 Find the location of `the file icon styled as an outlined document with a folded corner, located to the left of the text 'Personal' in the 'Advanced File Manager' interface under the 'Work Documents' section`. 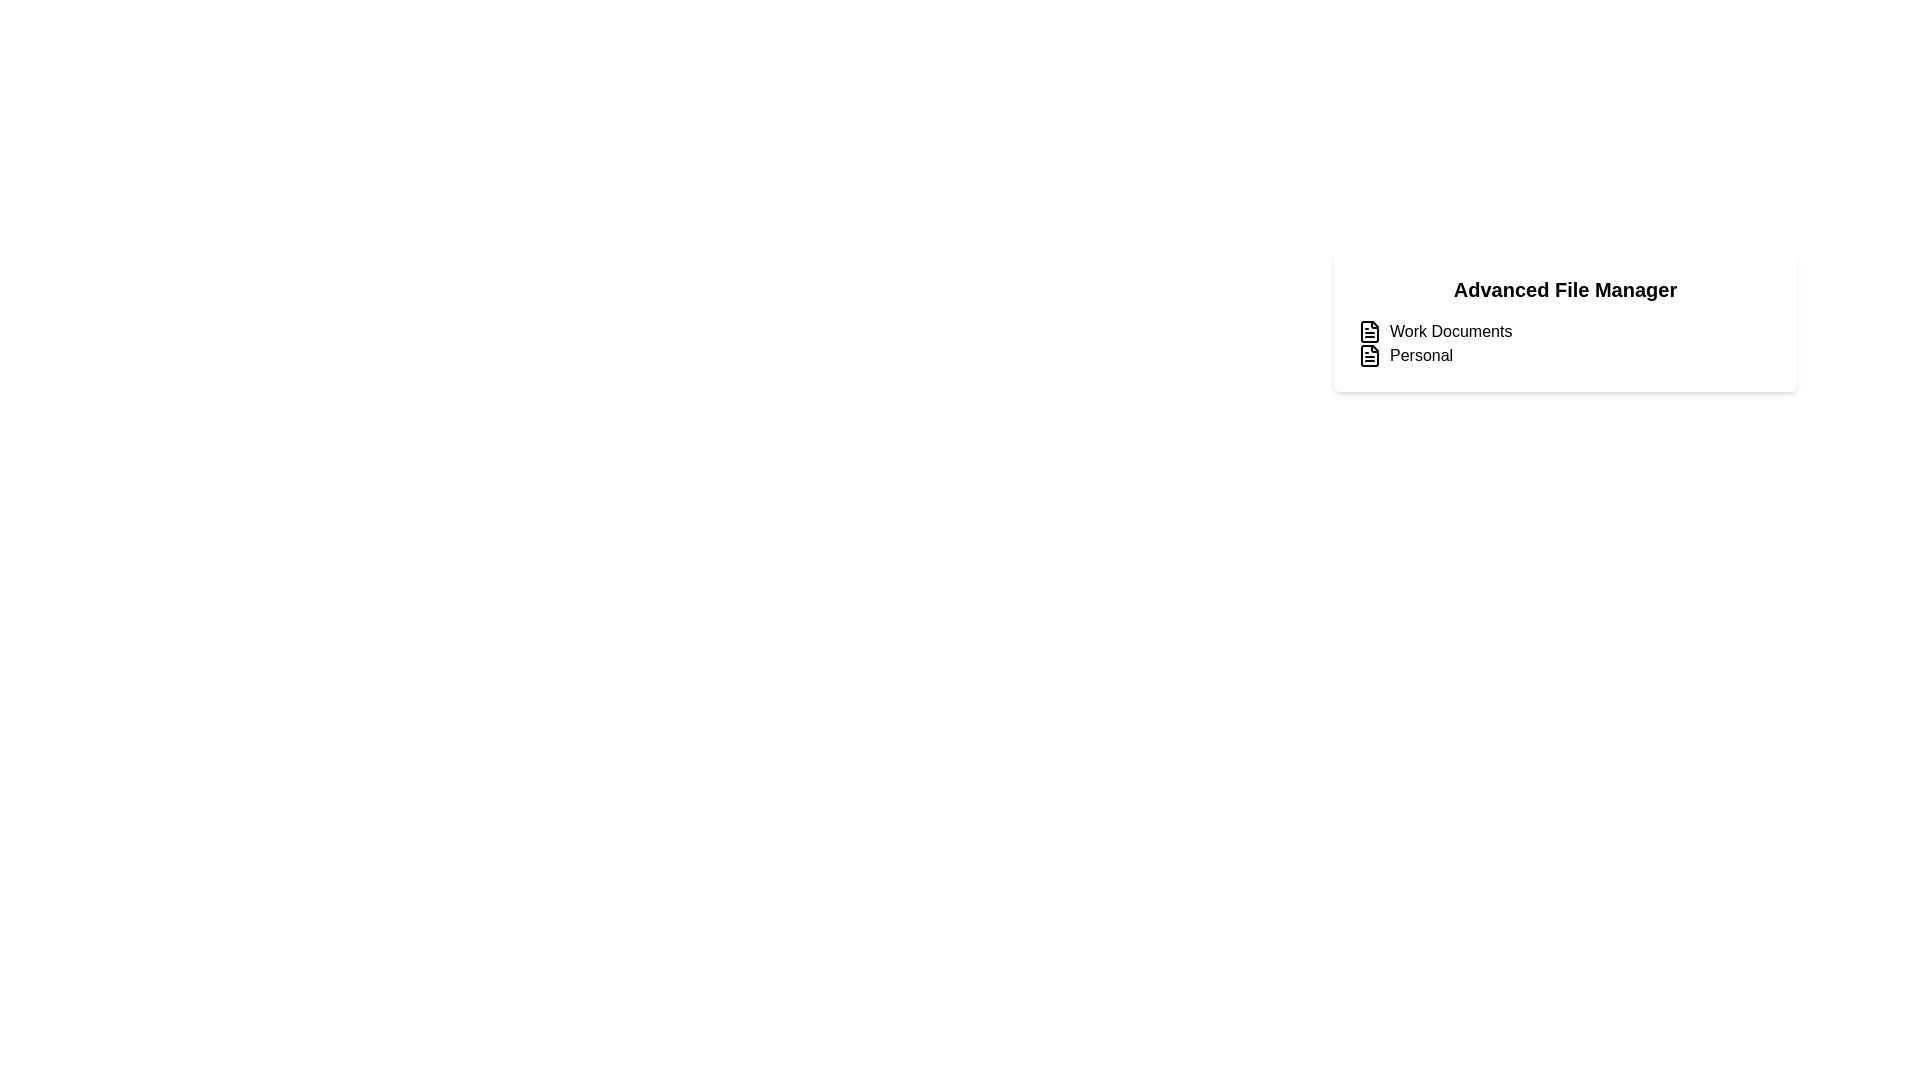

the file icon styled as an outlined document with a folded corner, located to the left of the text 'Personal' in the 'Advanced File Manager' interface under the 'Work Documents' section is located at coordinates (1368, 354).